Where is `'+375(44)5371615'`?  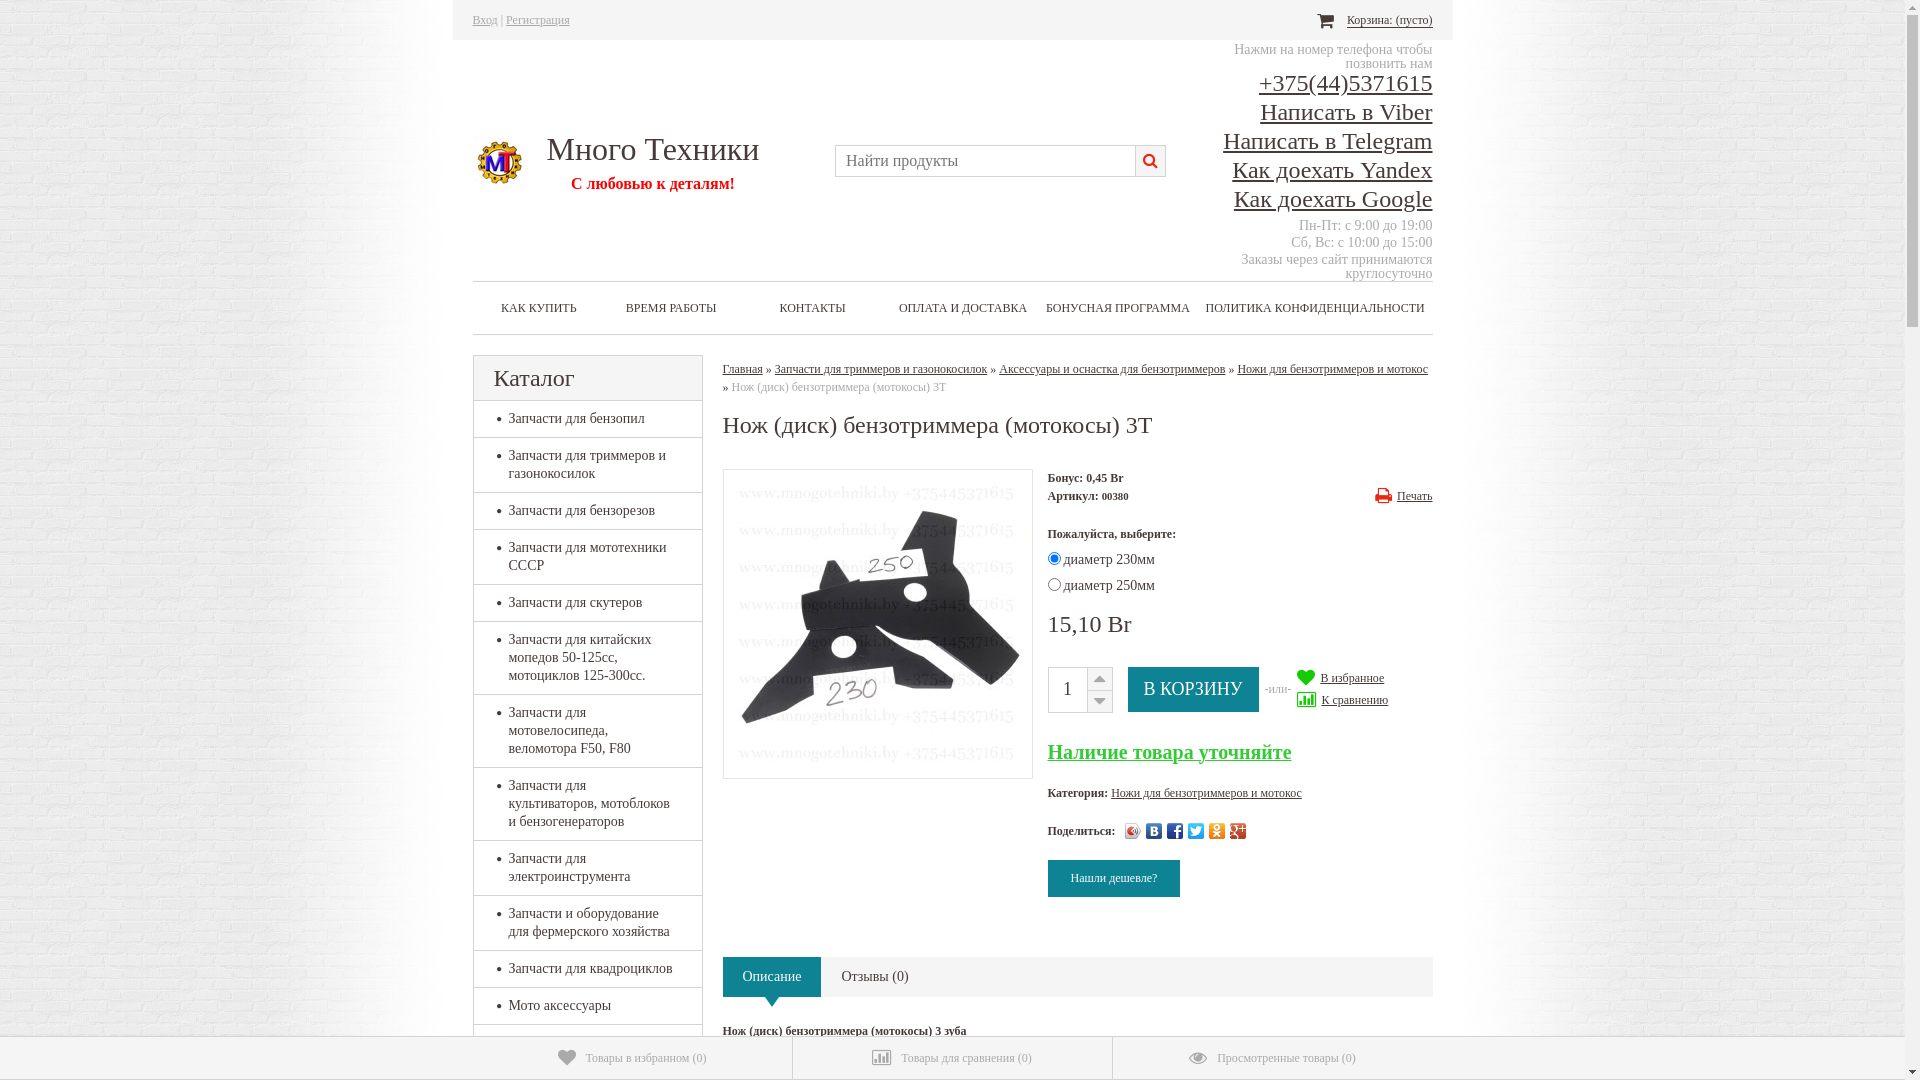 '+375(44)5371615' is located at coordinates (1345, 82).